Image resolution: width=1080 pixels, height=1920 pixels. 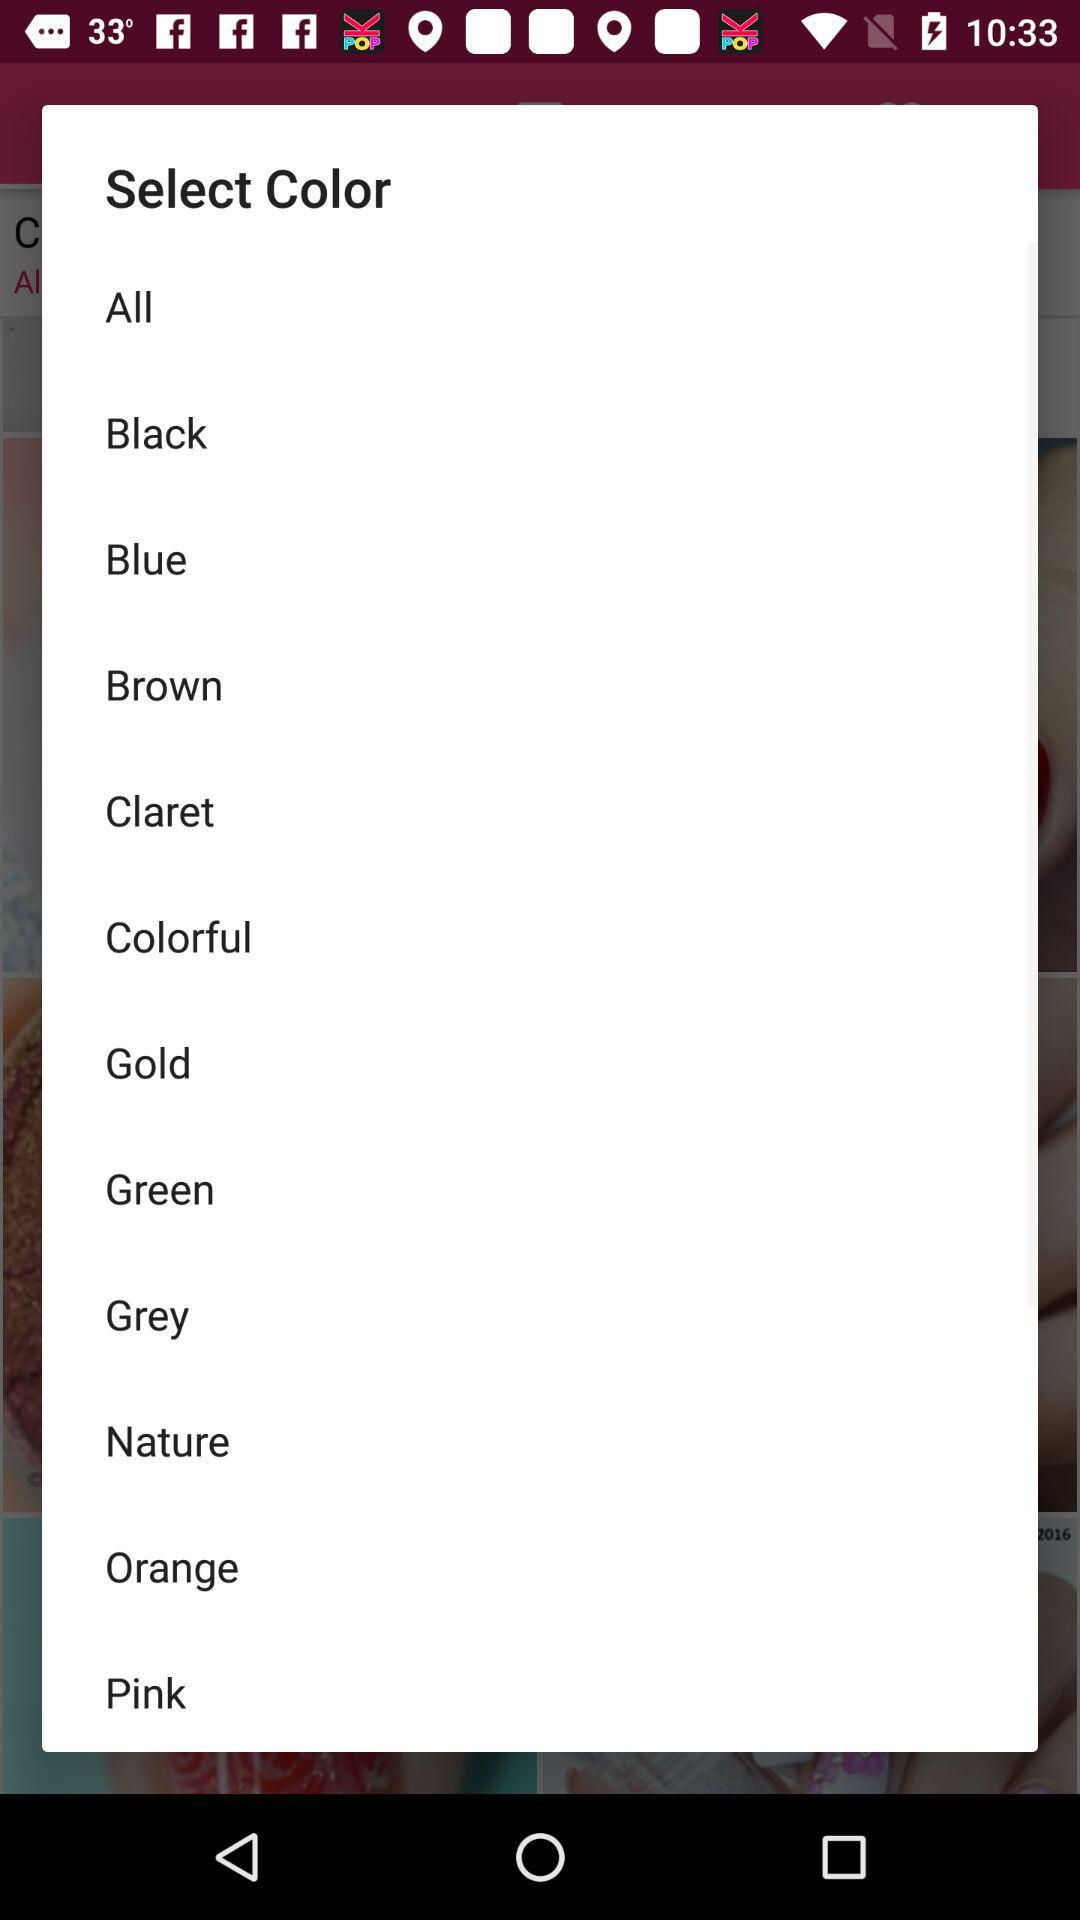 What do you see at coordinates (540, 1060) in the screenshot?
I see `icon above green` at bounding box center [540, 1060].